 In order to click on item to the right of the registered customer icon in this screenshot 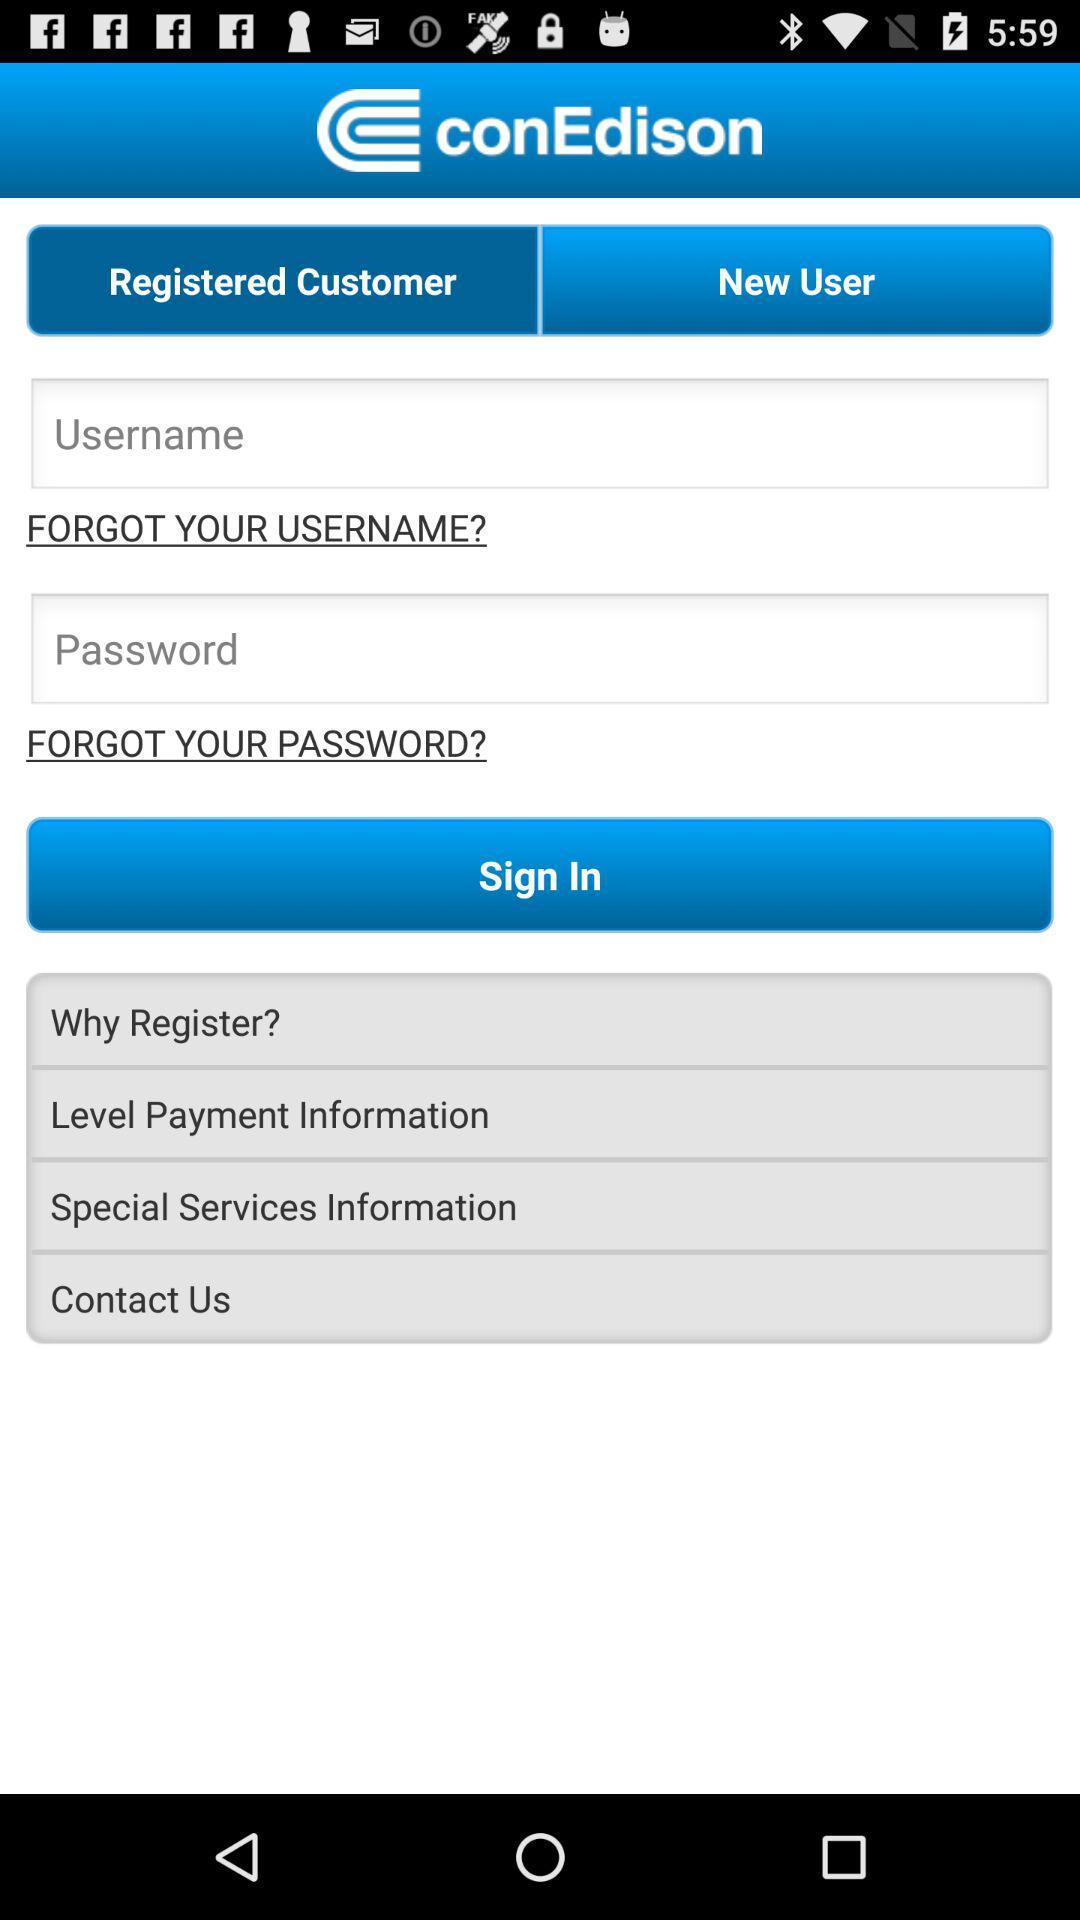, I will do `click(795, 279)`.